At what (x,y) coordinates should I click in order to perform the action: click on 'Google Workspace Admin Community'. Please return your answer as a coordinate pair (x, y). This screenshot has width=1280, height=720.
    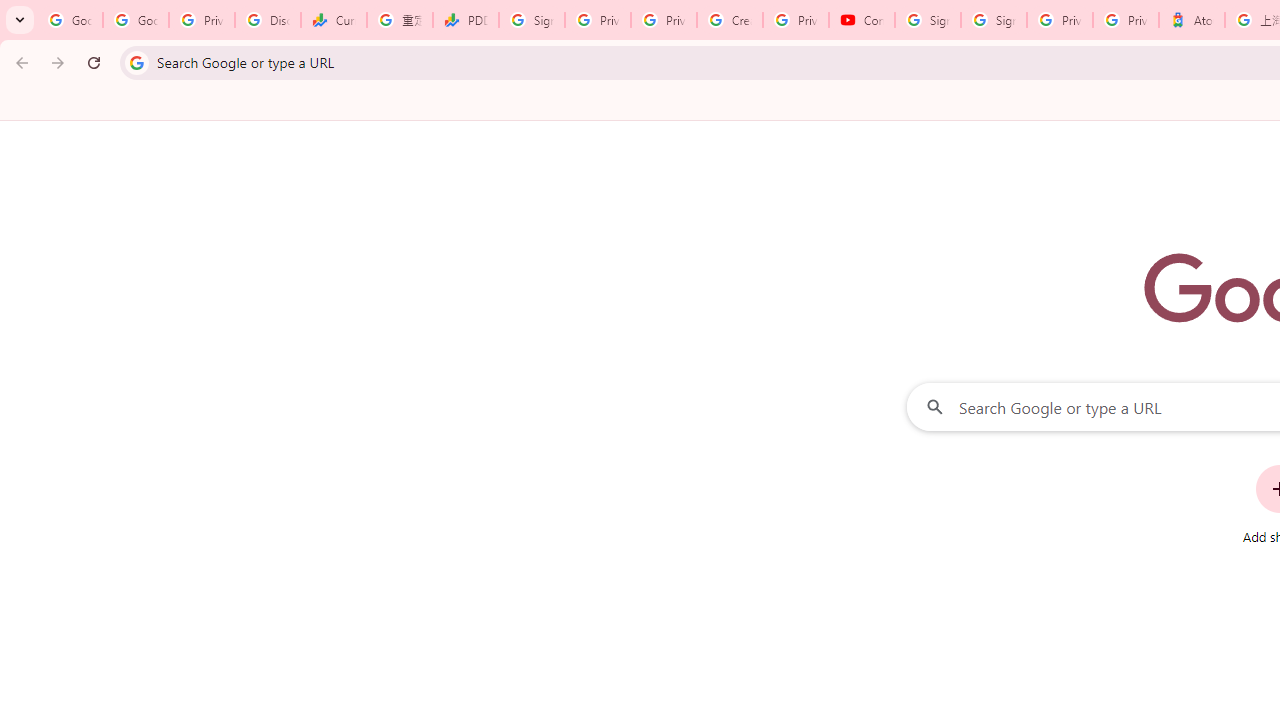
    Looking at the image, I should click on (70, 20).